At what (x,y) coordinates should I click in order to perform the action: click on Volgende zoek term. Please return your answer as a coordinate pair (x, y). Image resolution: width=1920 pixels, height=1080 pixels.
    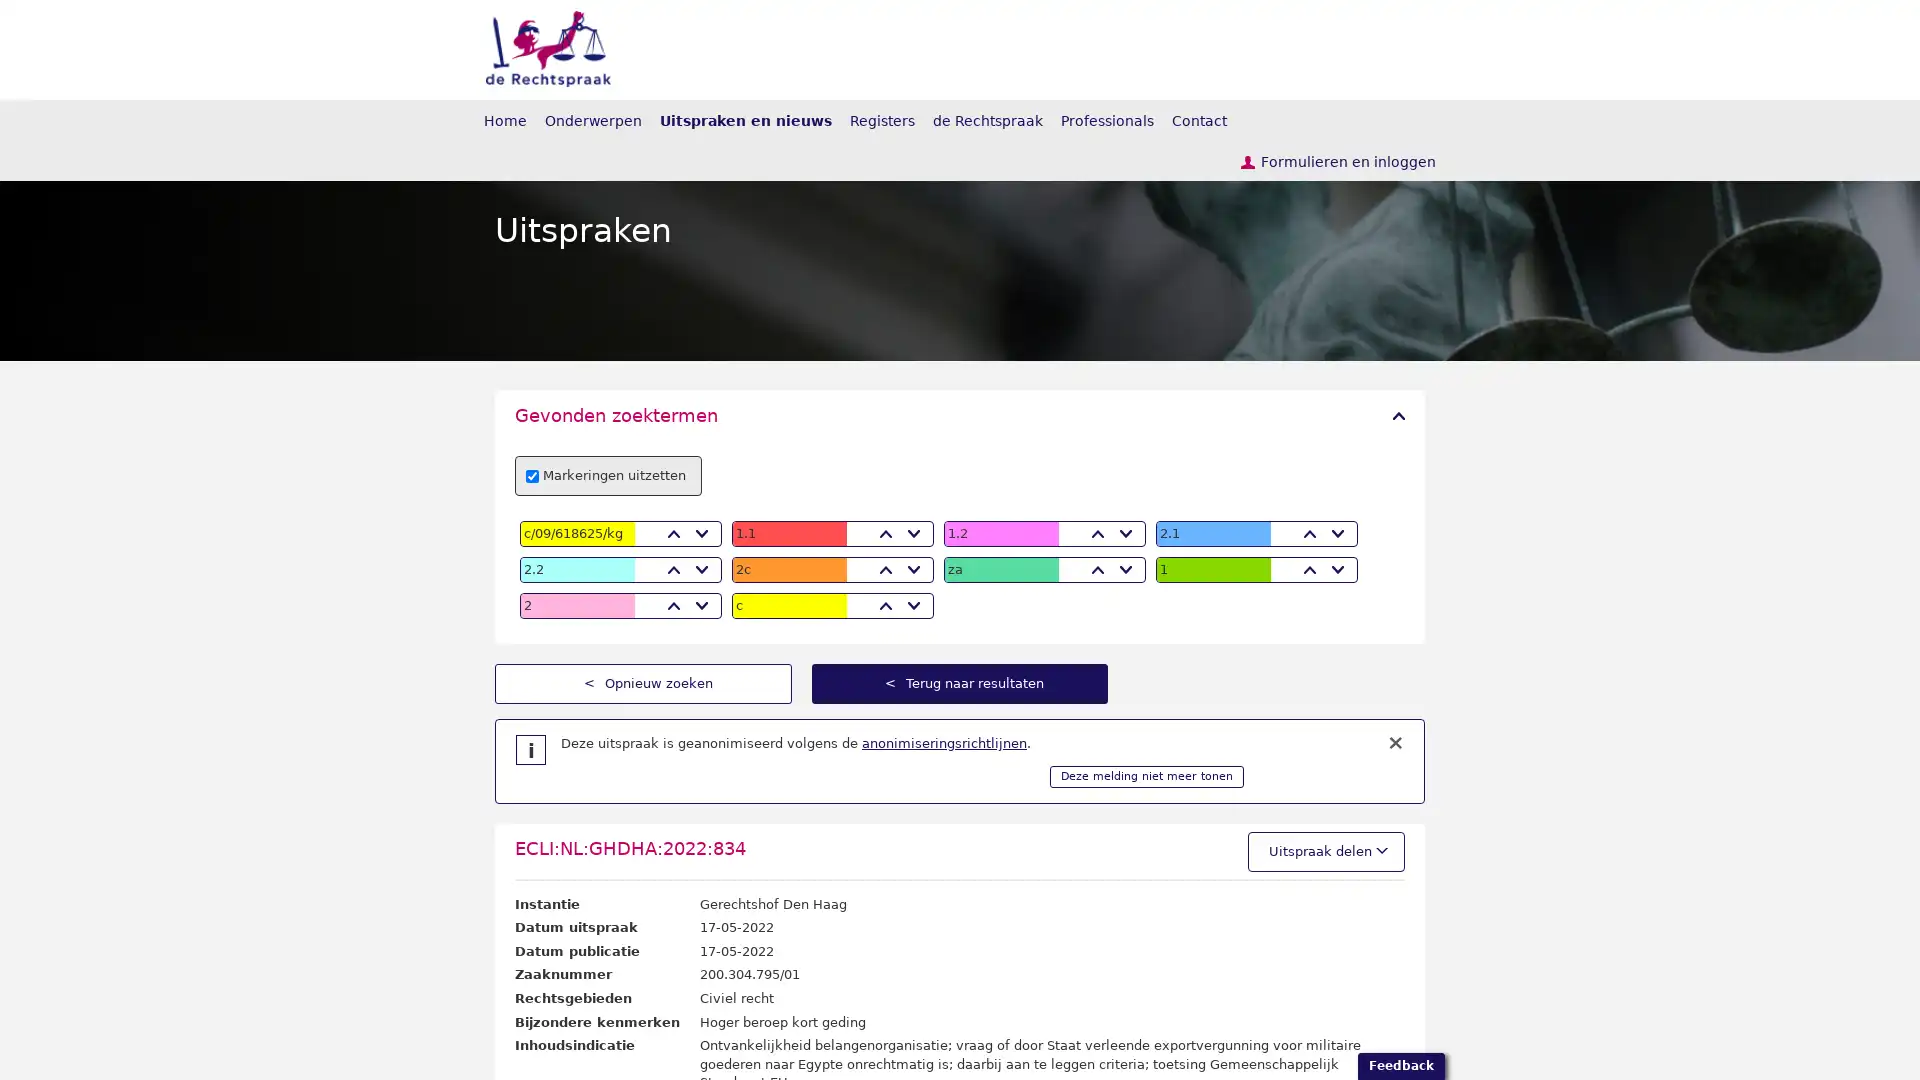
    Looking at the image, I should click on (701, 531).